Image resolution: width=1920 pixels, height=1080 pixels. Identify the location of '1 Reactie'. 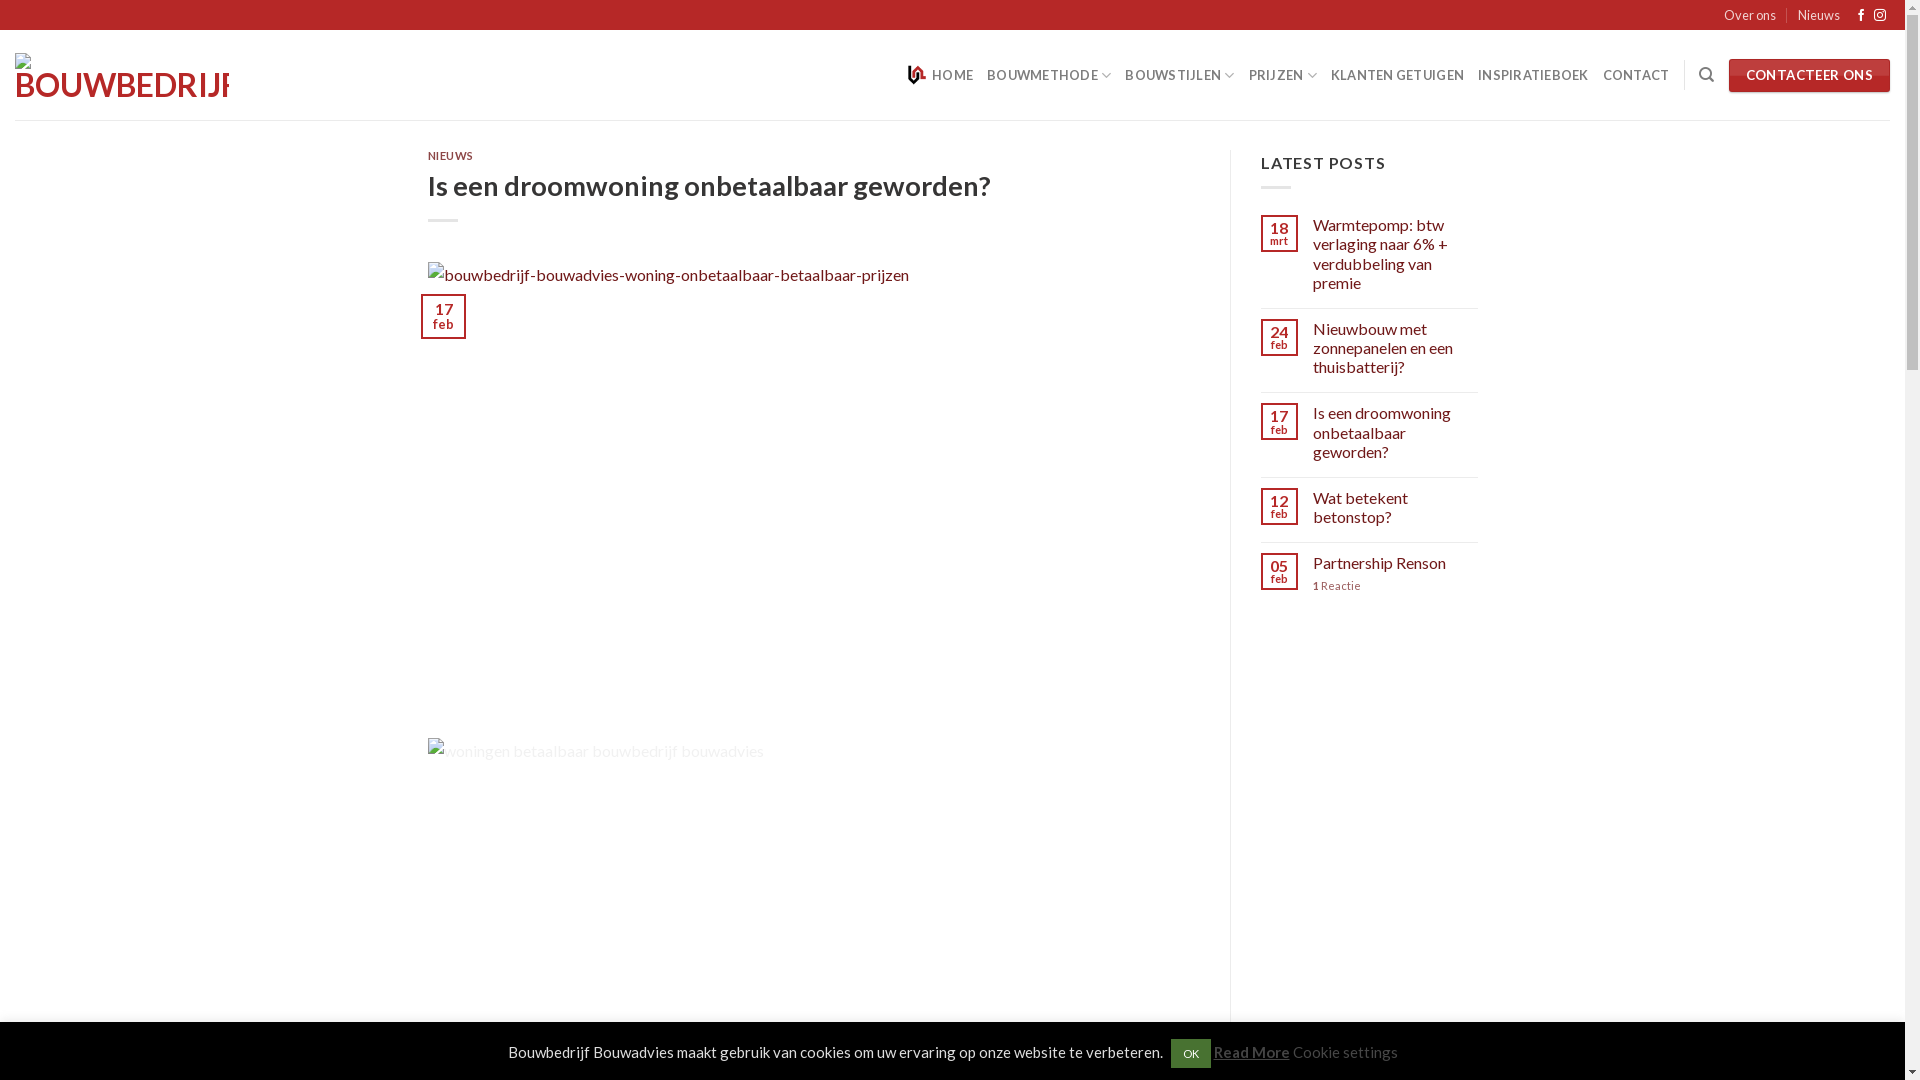
(1394, 585).